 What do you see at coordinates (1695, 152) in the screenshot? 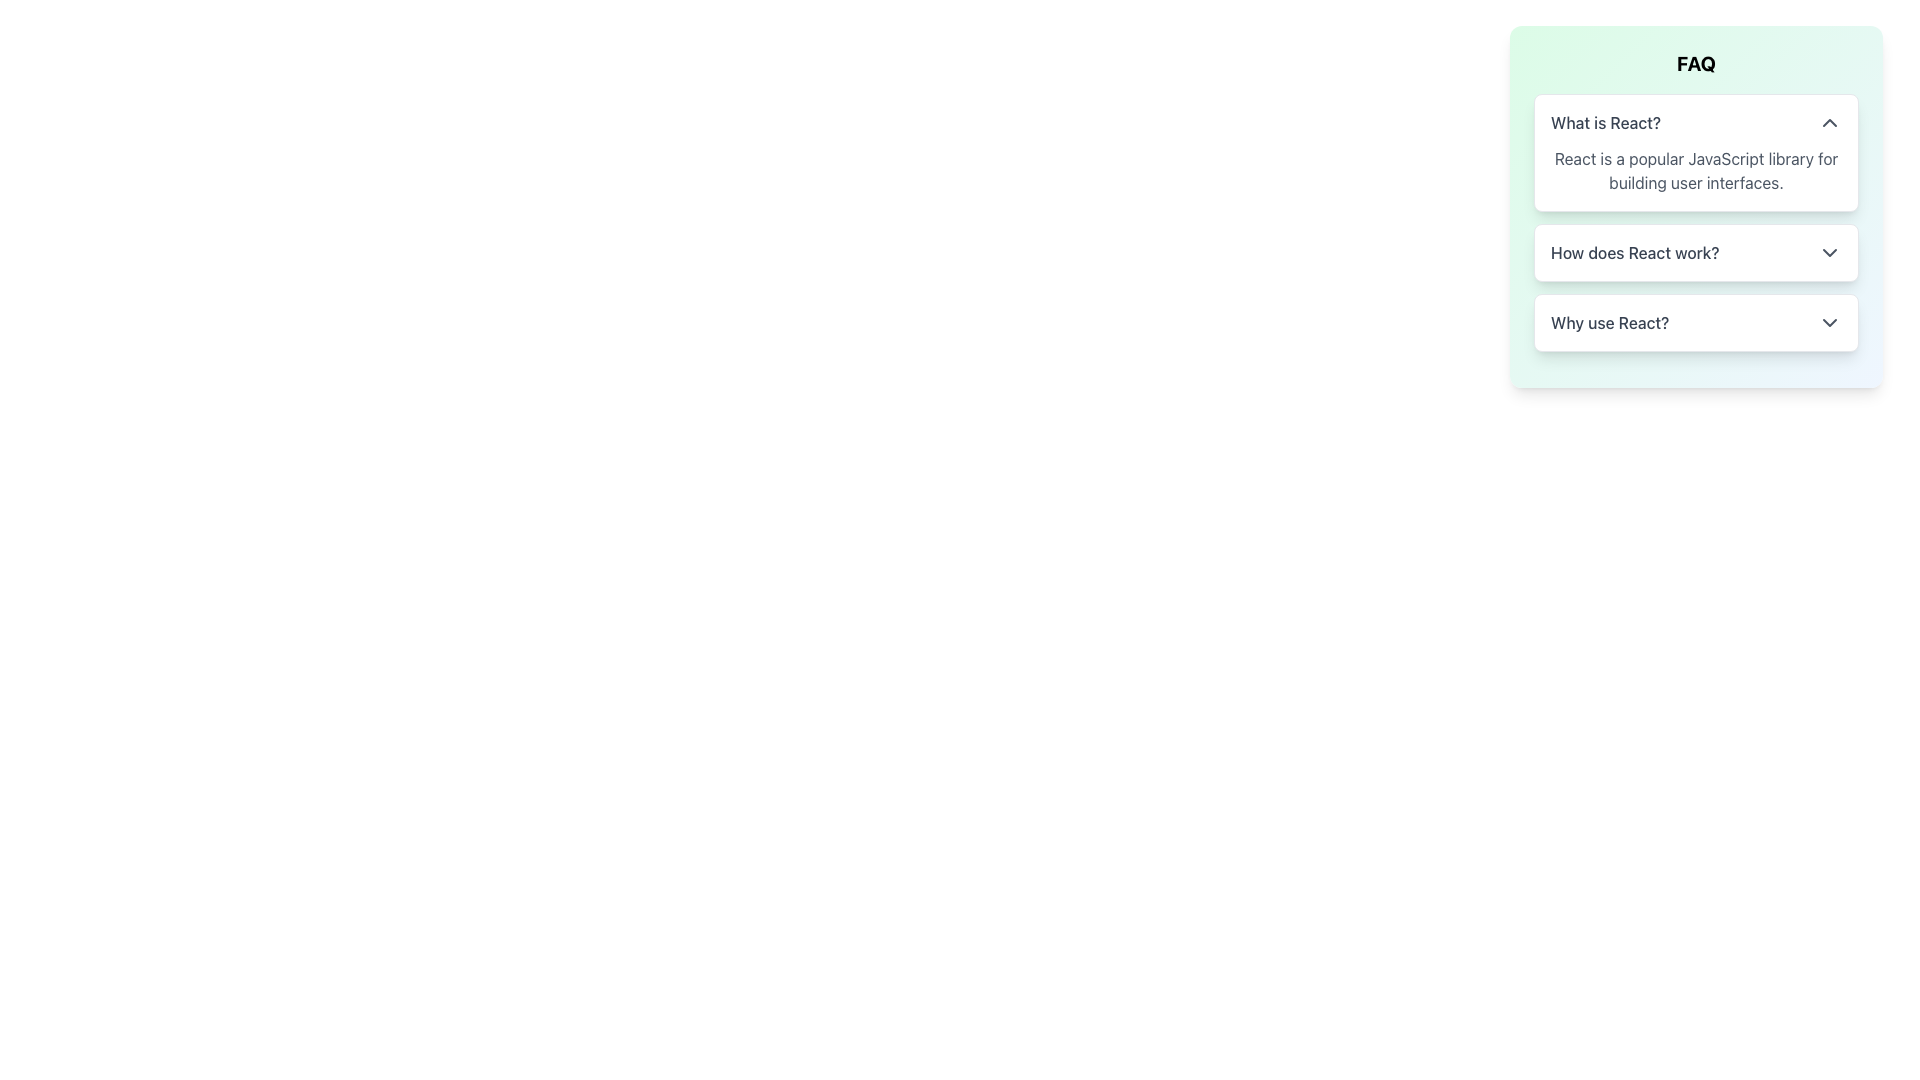
I see `the chevron icon located at the right end of the header in the FAQ section titled 'What is React?'` at bounding box center [1695, 152].